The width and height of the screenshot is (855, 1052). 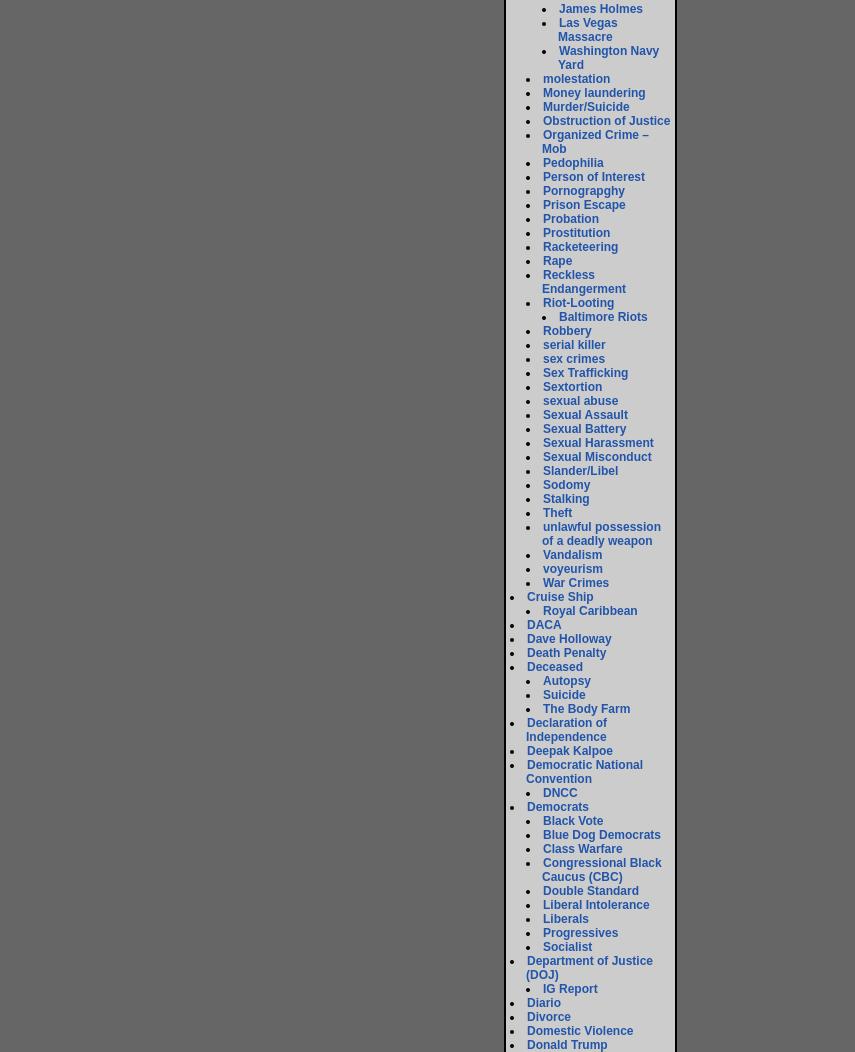 I want to click on 'Progressives', so click(x=543, y=932).